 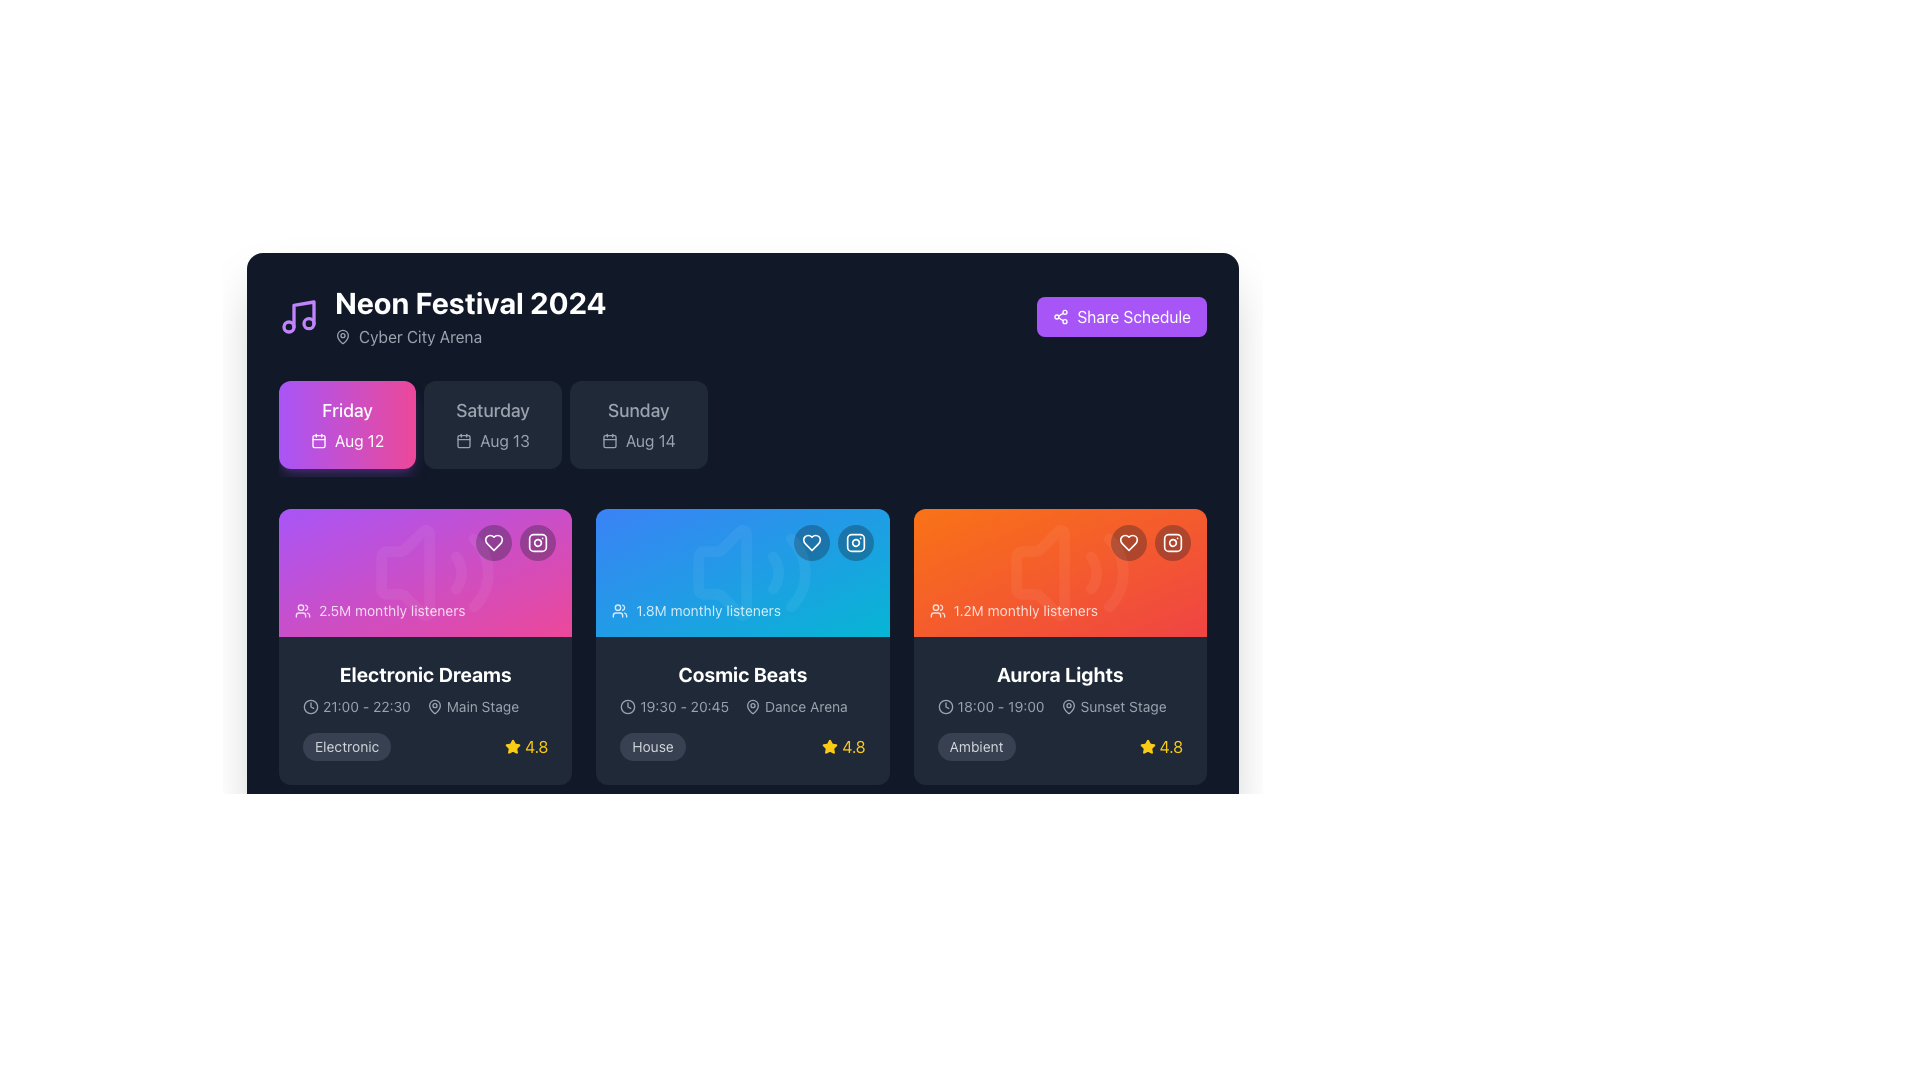 I want to click on text of the label displaying 'Electronic Dreams', which is prominently positioned at the bottom center of the pink gradient tile in the first grid tile, so click(x=424, y=675).